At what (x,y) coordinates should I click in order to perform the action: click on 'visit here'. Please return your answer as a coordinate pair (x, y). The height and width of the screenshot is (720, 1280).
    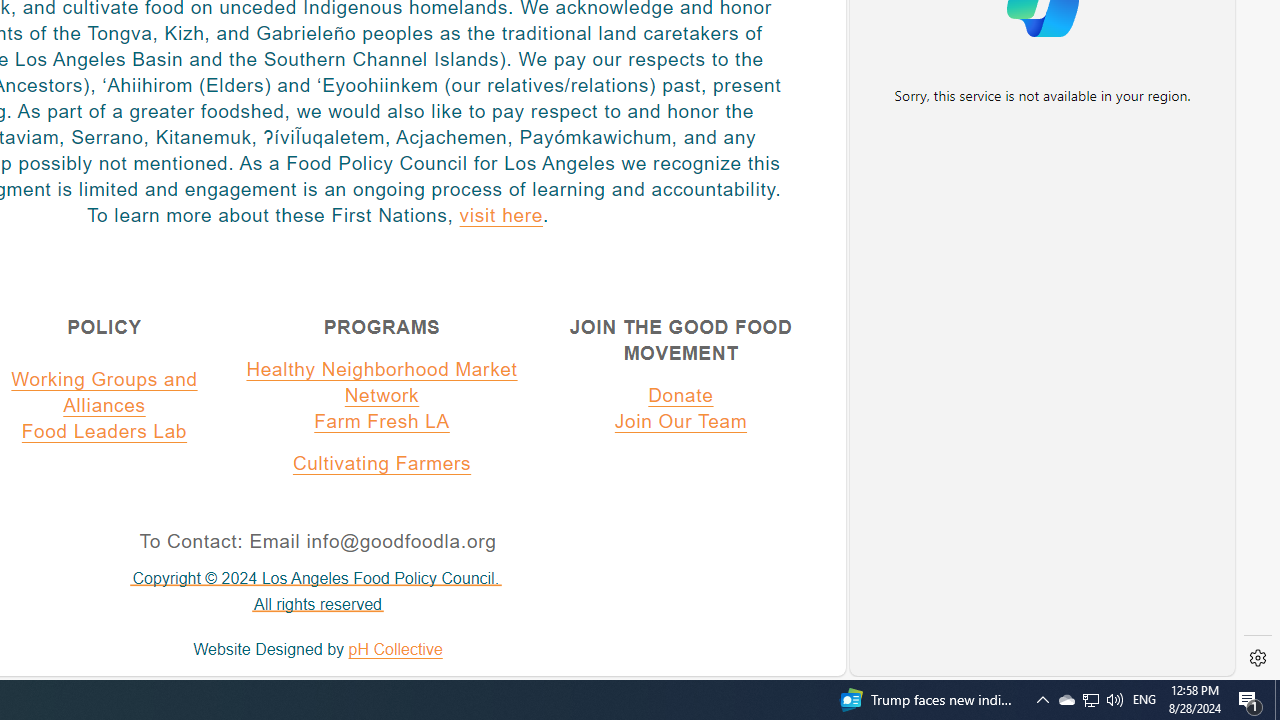
    Looking at the image, I should click on (501, 215).